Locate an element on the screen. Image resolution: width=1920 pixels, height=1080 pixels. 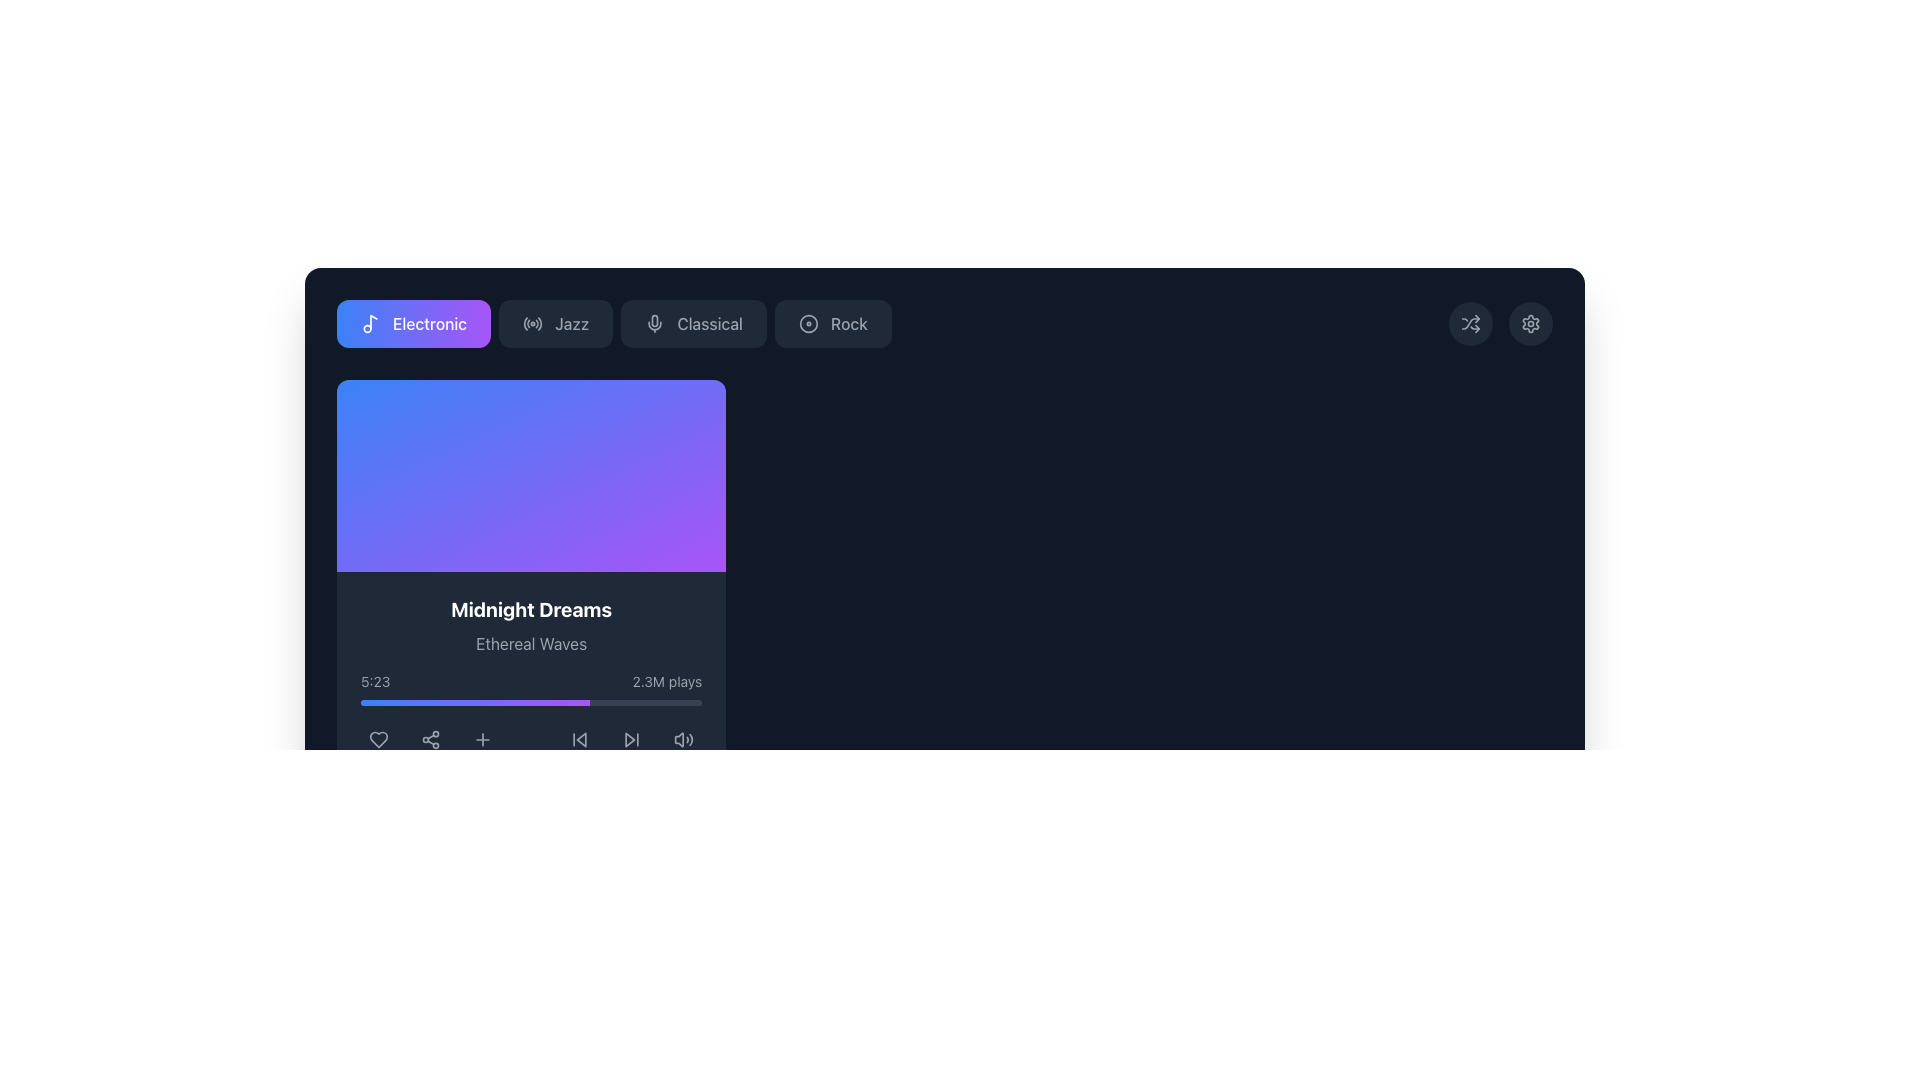
the control panel icon located at the bottom of the music player card is located at coordinates (531, 740).